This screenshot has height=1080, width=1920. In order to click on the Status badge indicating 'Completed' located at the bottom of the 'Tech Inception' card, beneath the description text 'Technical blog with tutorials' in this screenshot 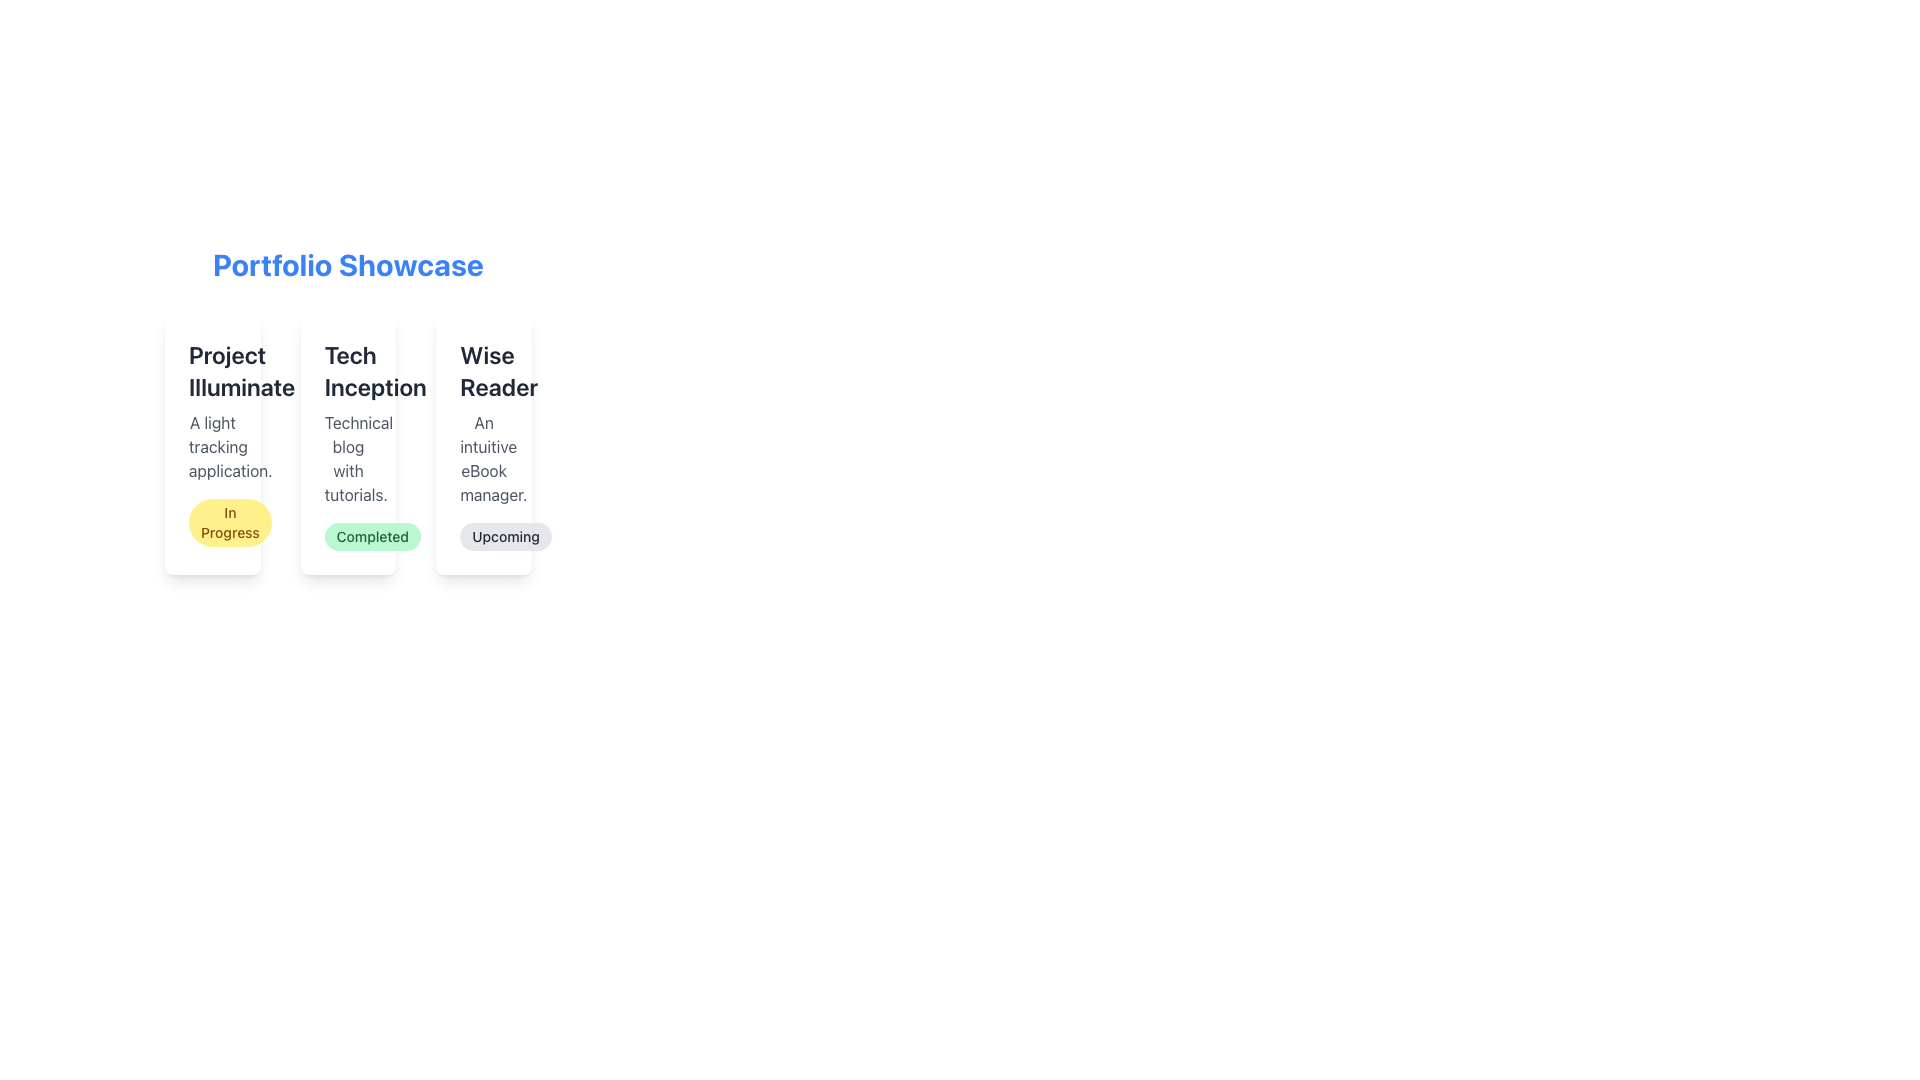, I will do `click(372, 535)`.